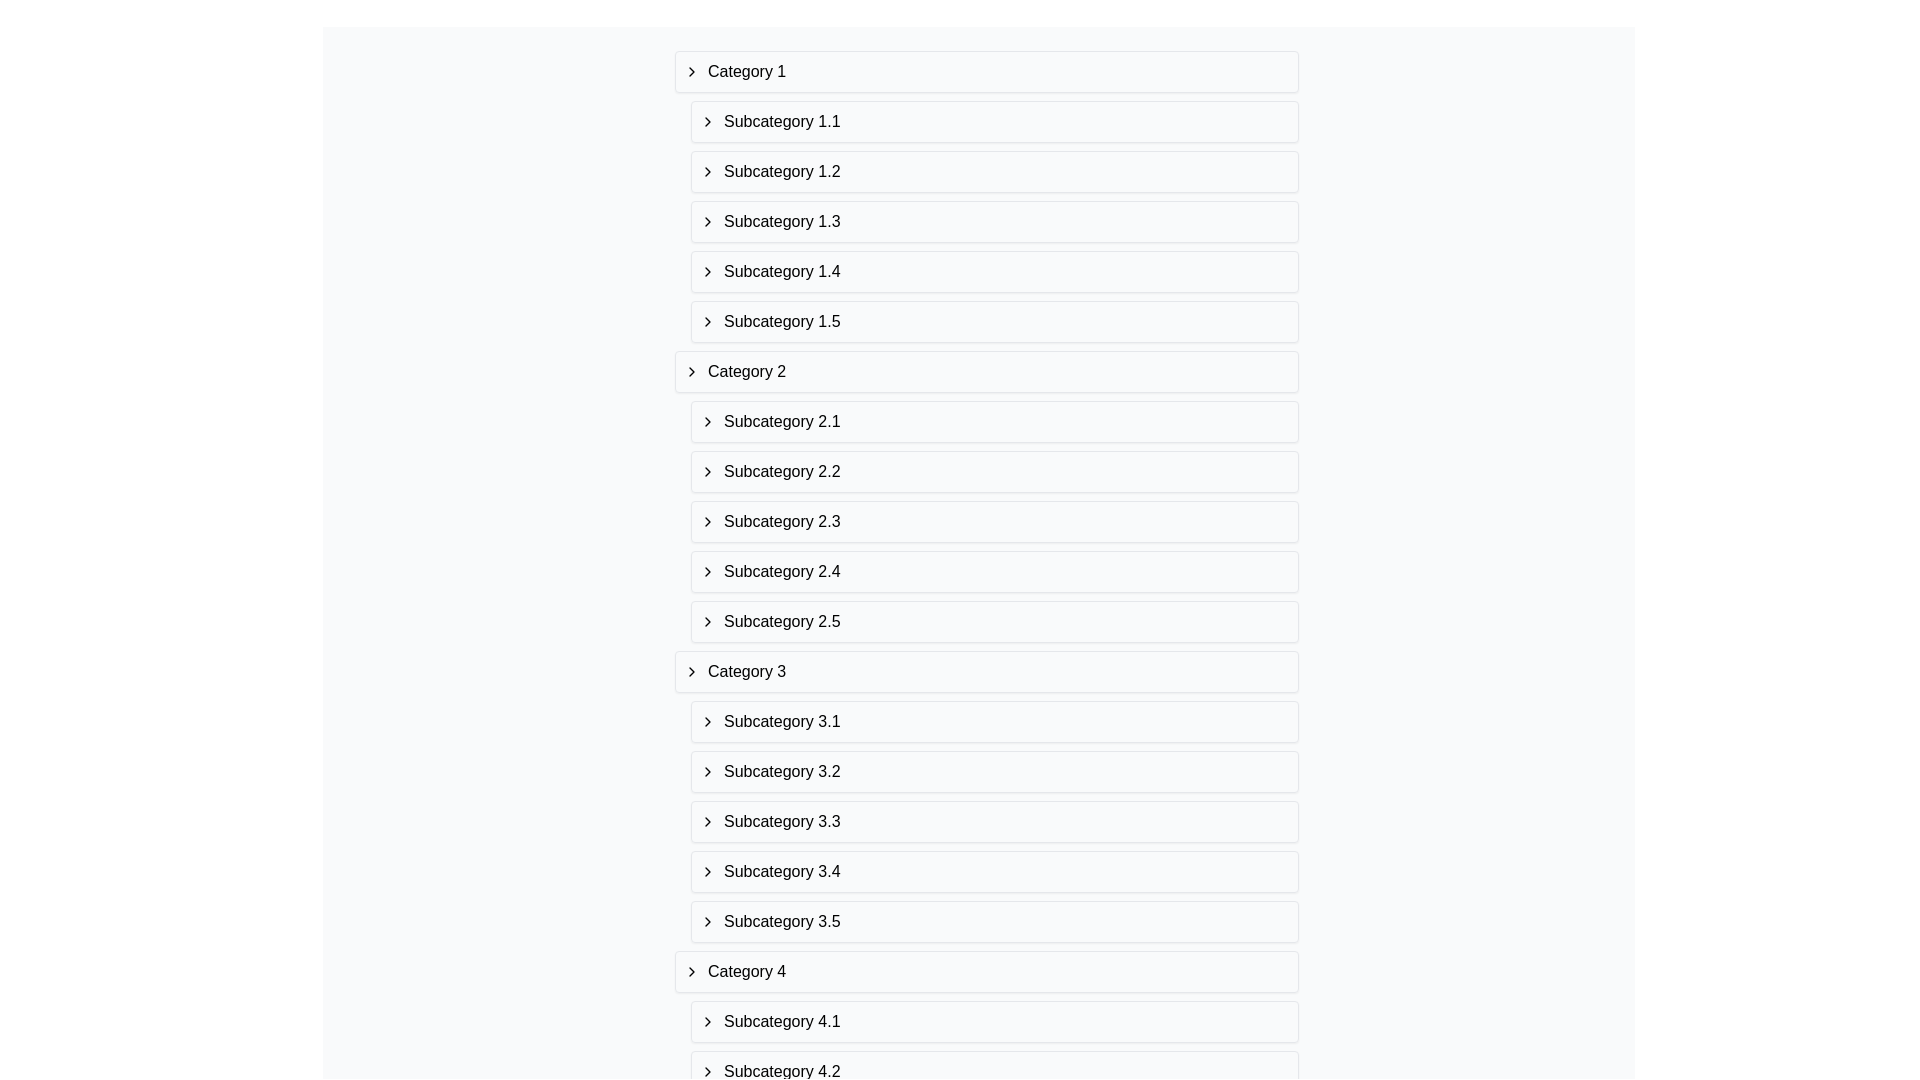 The width and height of the screenshot is (1920, 1080). Describe the element at coordinates (708, 471) in the screenshot. I see `the icon located to the left of the text 'Subcategory 2.2'` at that location.